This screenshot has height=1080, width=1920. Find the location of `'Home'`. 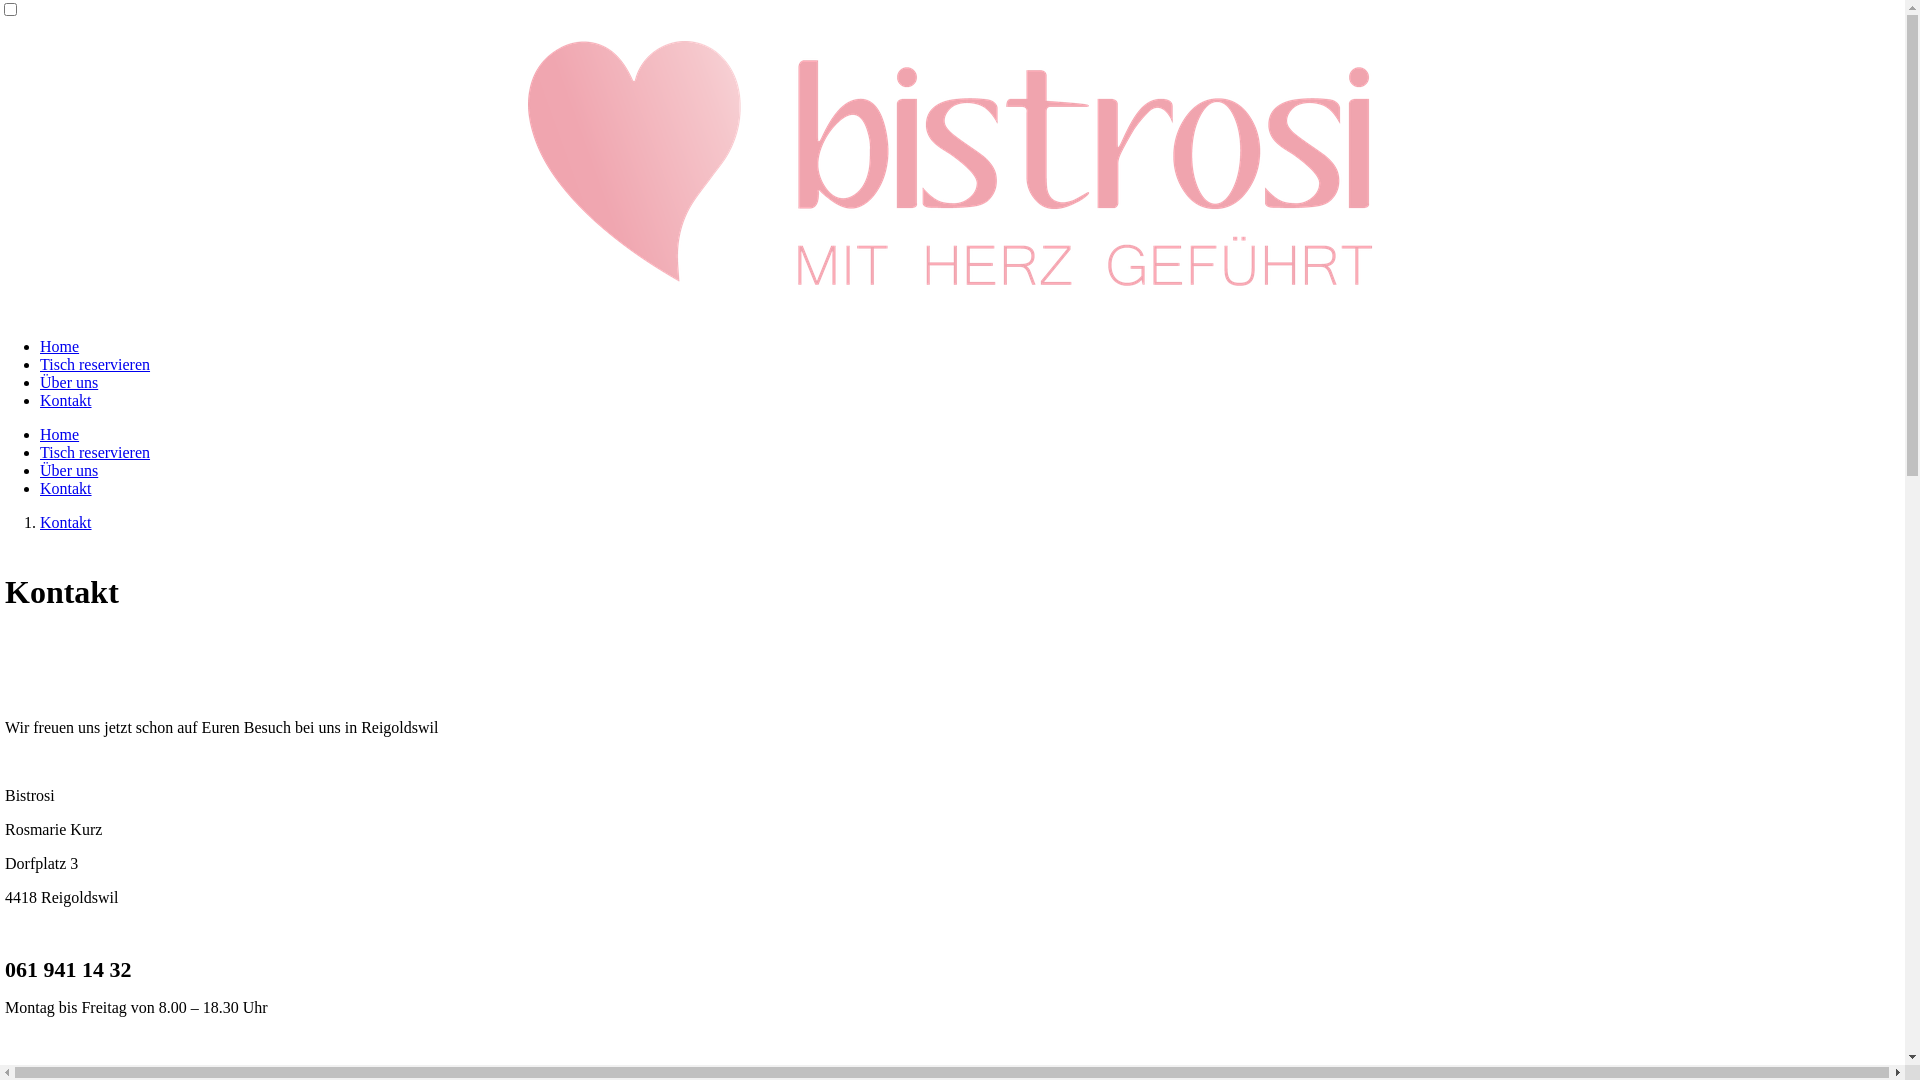

'Home' is located at coordinates (59, 433).